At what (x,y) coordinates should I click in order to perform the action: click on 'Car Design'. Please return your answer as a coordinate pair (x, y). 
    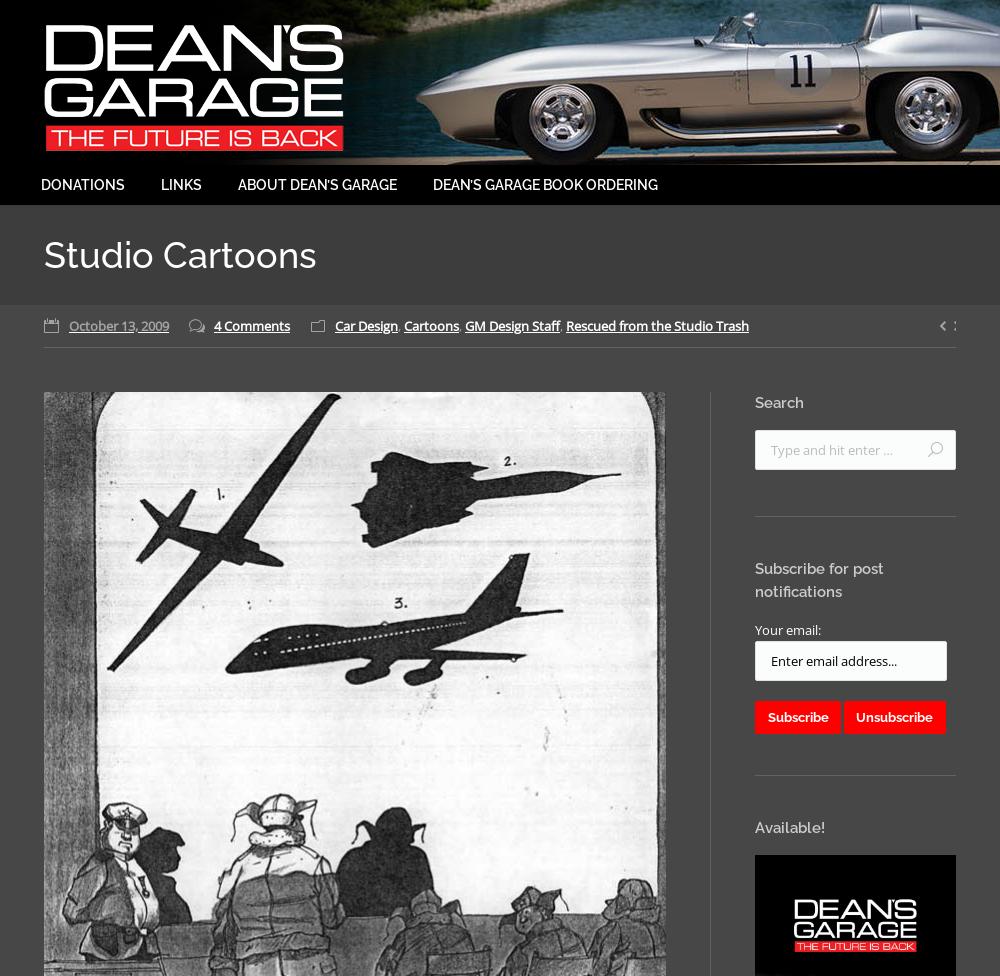
    Looking at the image, I should click on (365, 325).